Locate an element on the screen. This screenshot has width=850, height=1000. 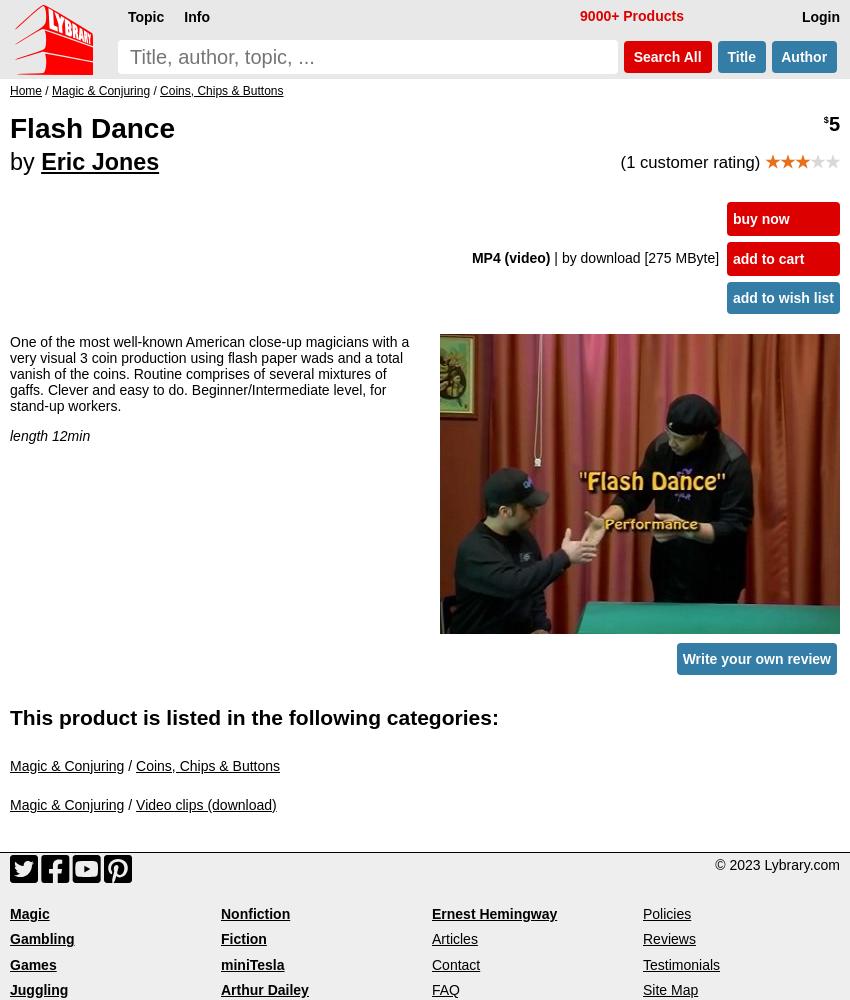
'Eric Jones' is located at coordinates (98, 162).